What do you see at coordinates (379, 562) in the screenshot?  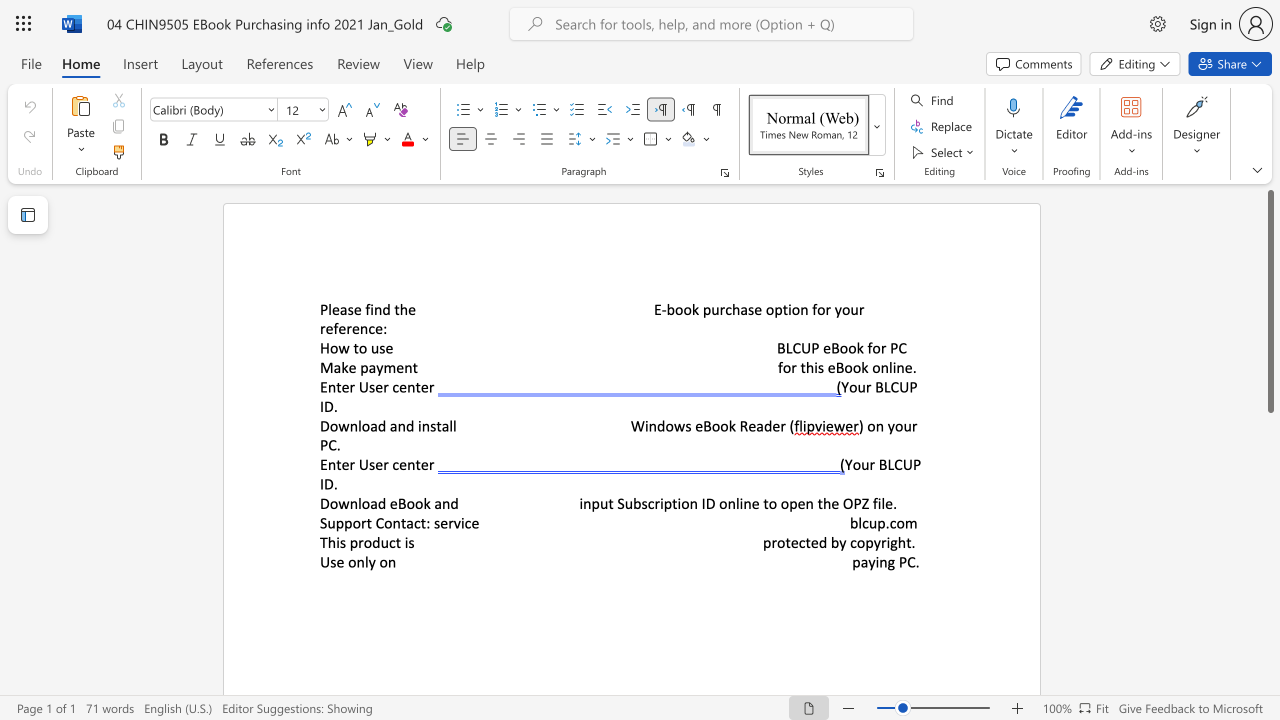 I see `the subset text "on" within the text "Use only on"` at bounding box center [379, 562].